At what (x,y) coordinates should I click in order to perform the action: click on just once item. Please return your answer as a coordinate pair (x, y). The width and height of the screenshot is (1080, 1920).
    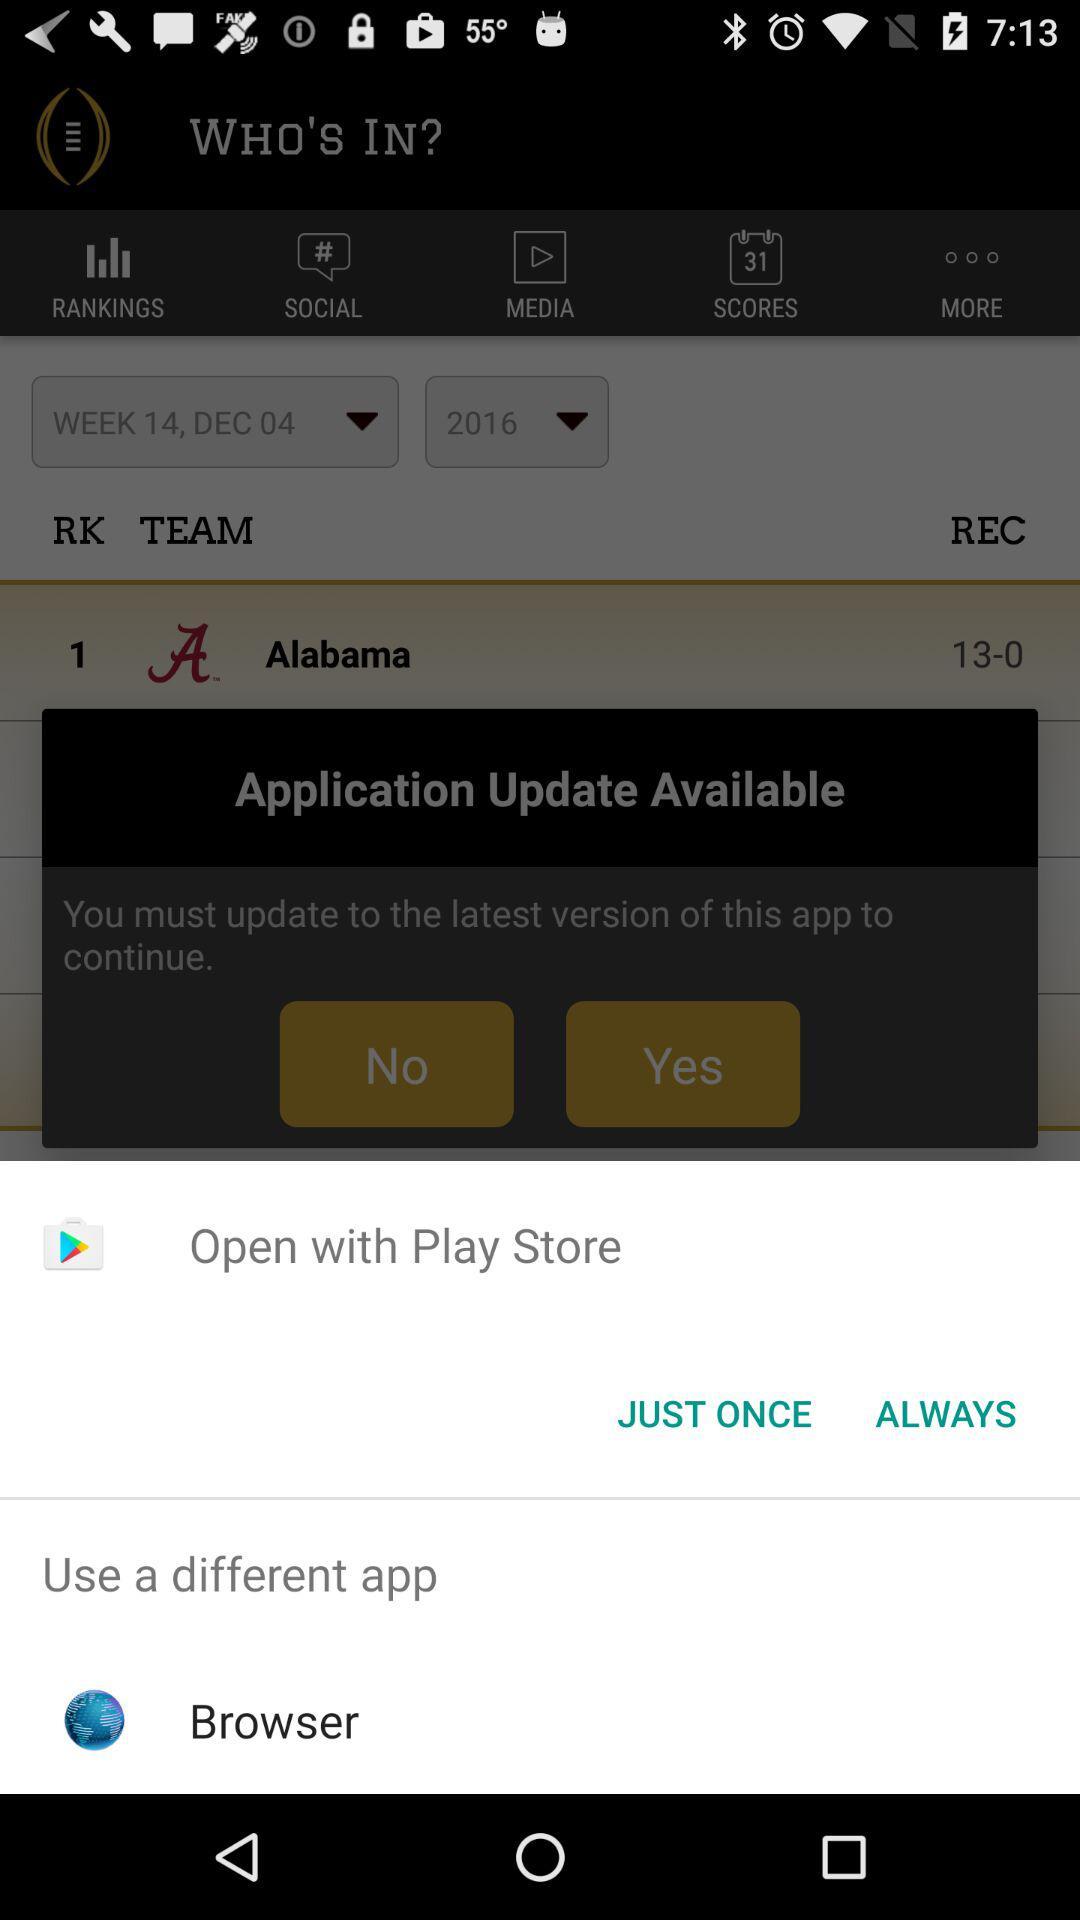
    Looking at the image, I should click on (713, 1411).